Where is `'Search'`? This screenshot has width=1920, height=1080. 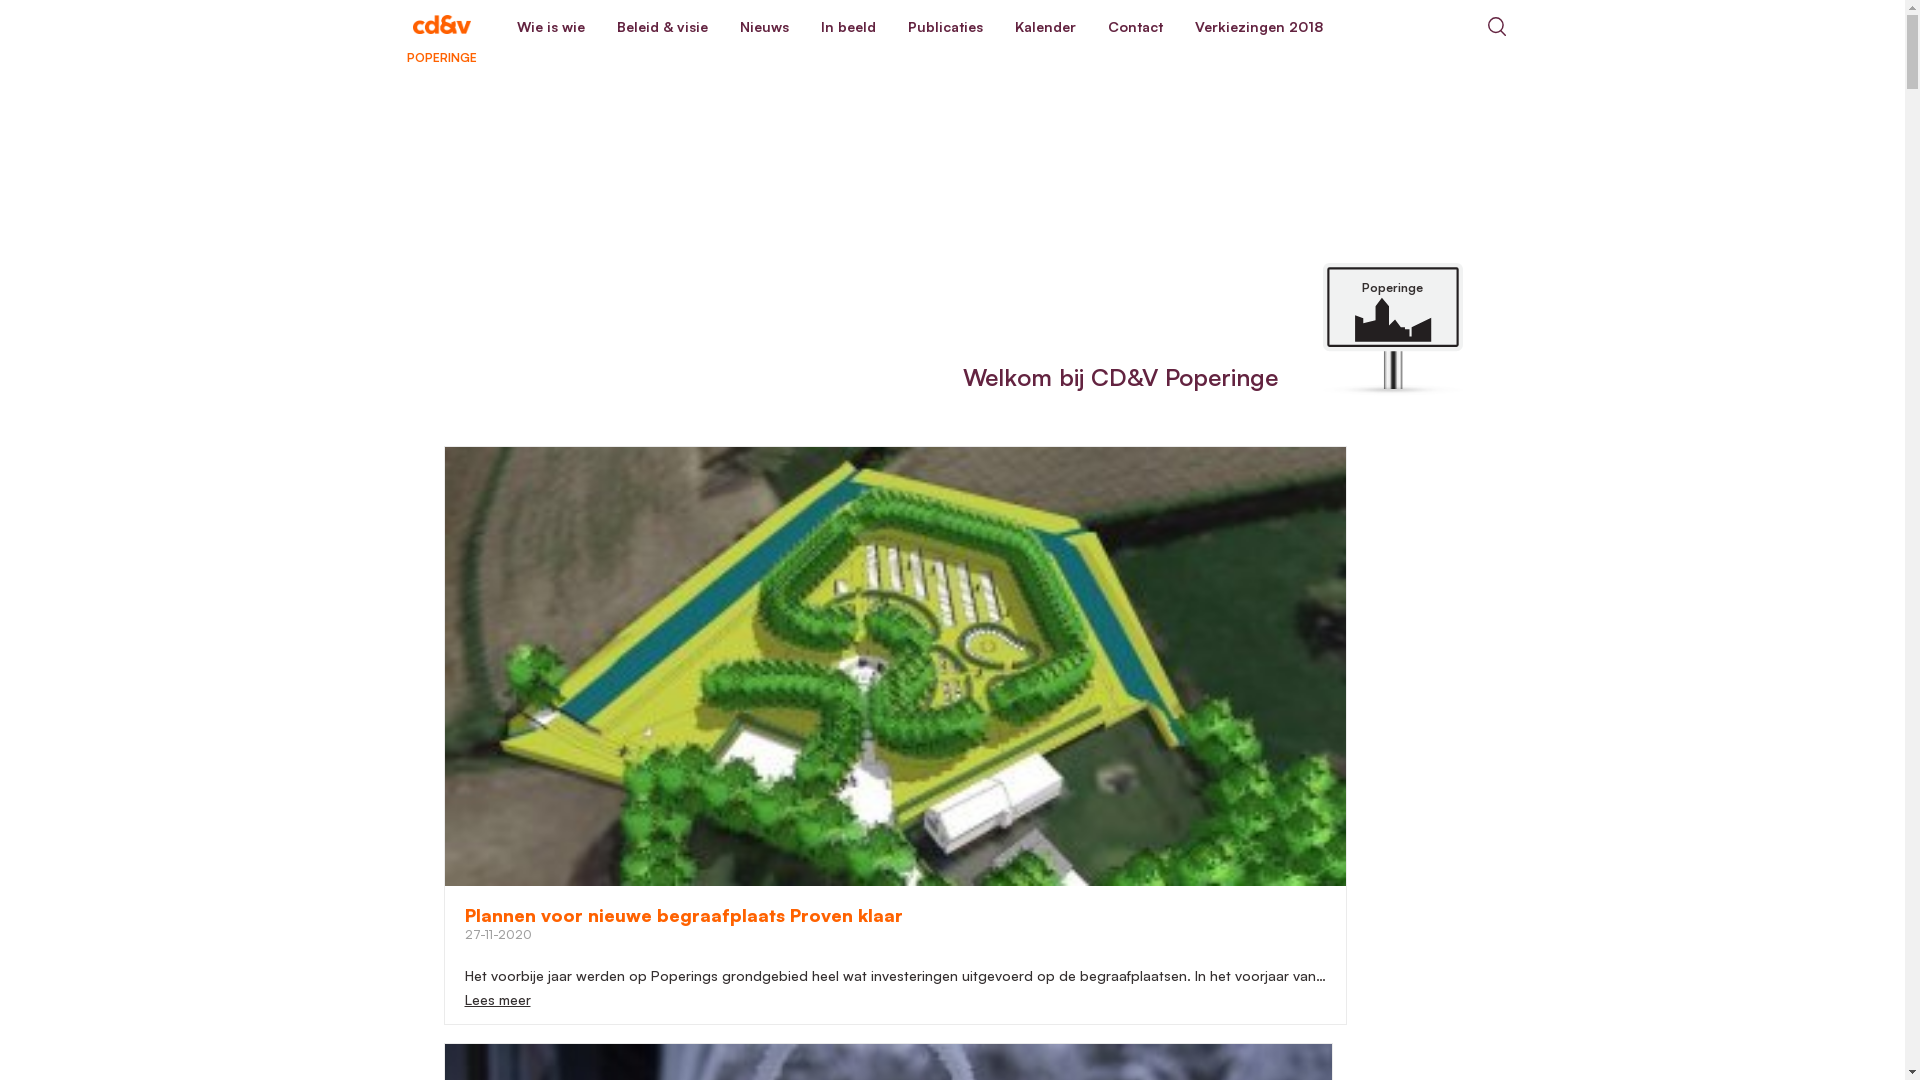
'Search' is located at coordinates (1469, 26).